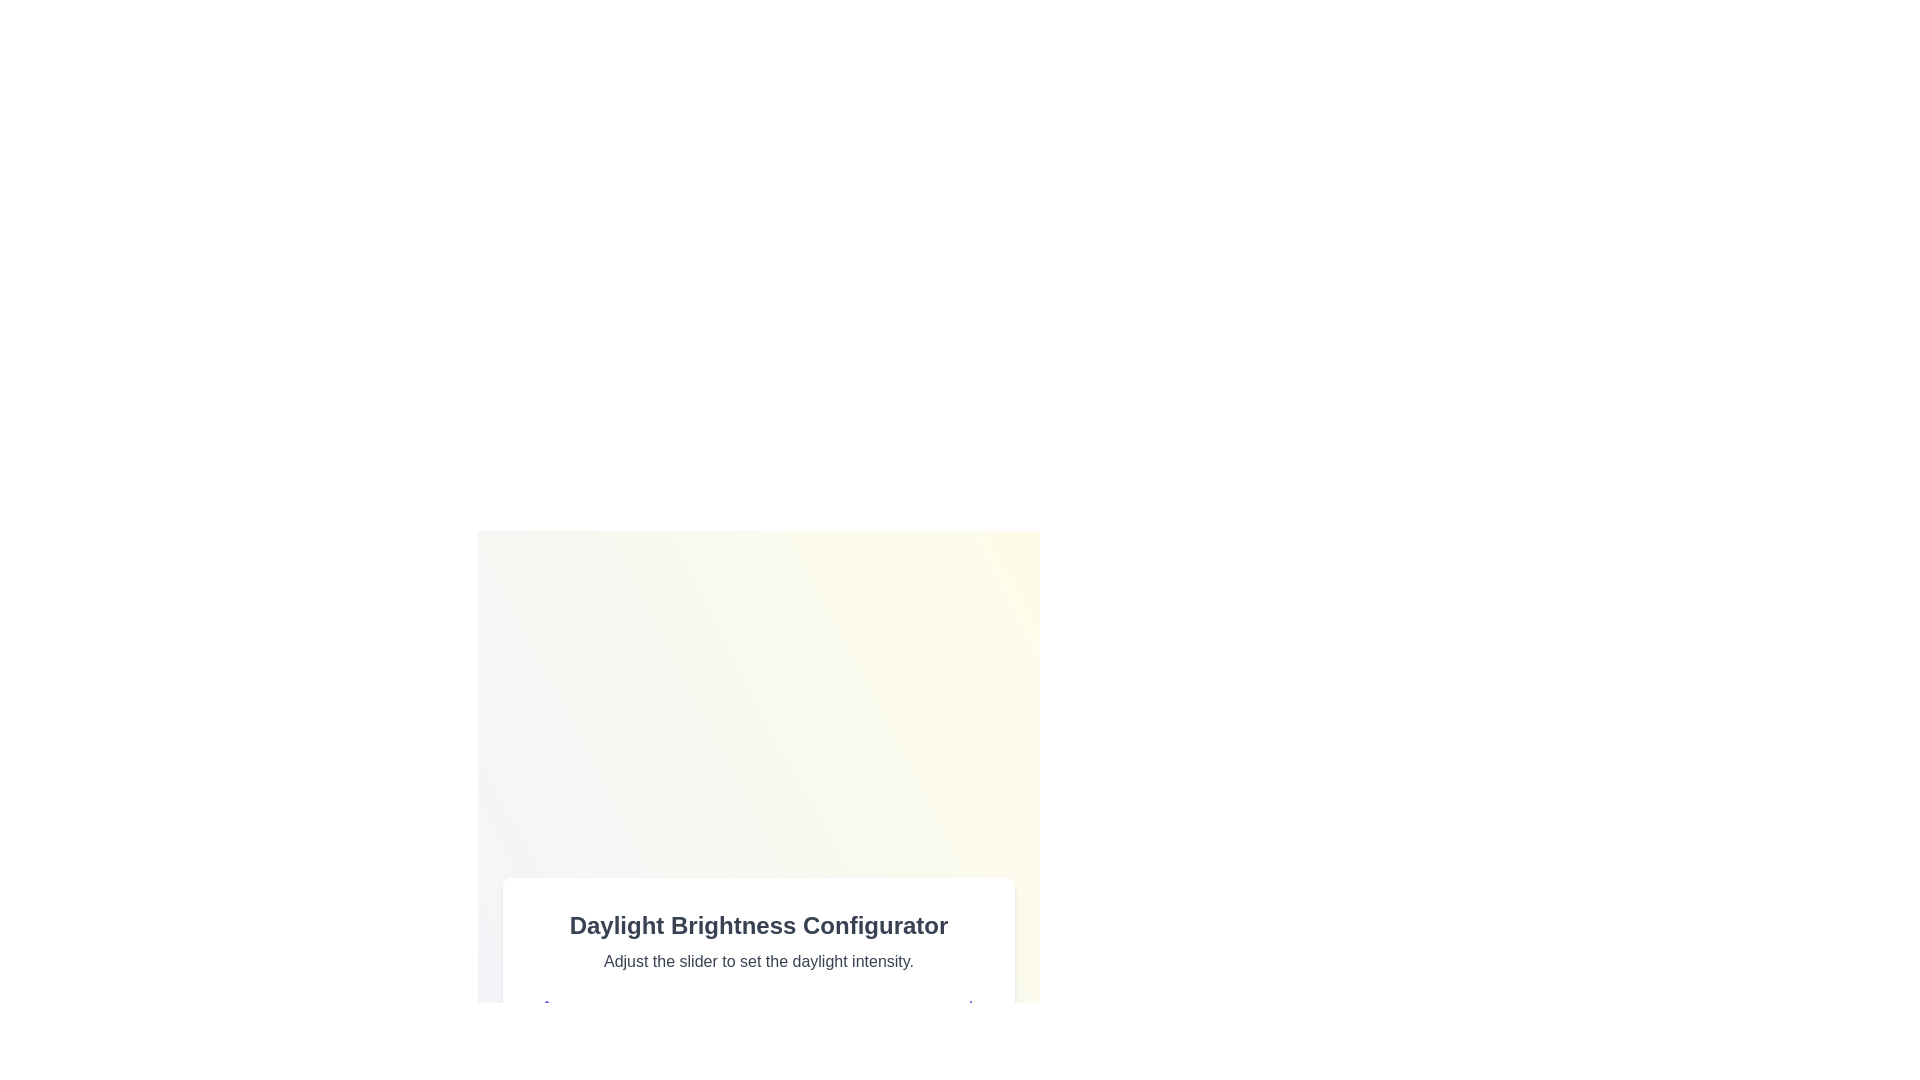 This screenshot has width=1920, height=1080. Describe the element at coordinates (970, 1011) in the screenshot. I see `the sunset icon to emphasize it visually` at that location.